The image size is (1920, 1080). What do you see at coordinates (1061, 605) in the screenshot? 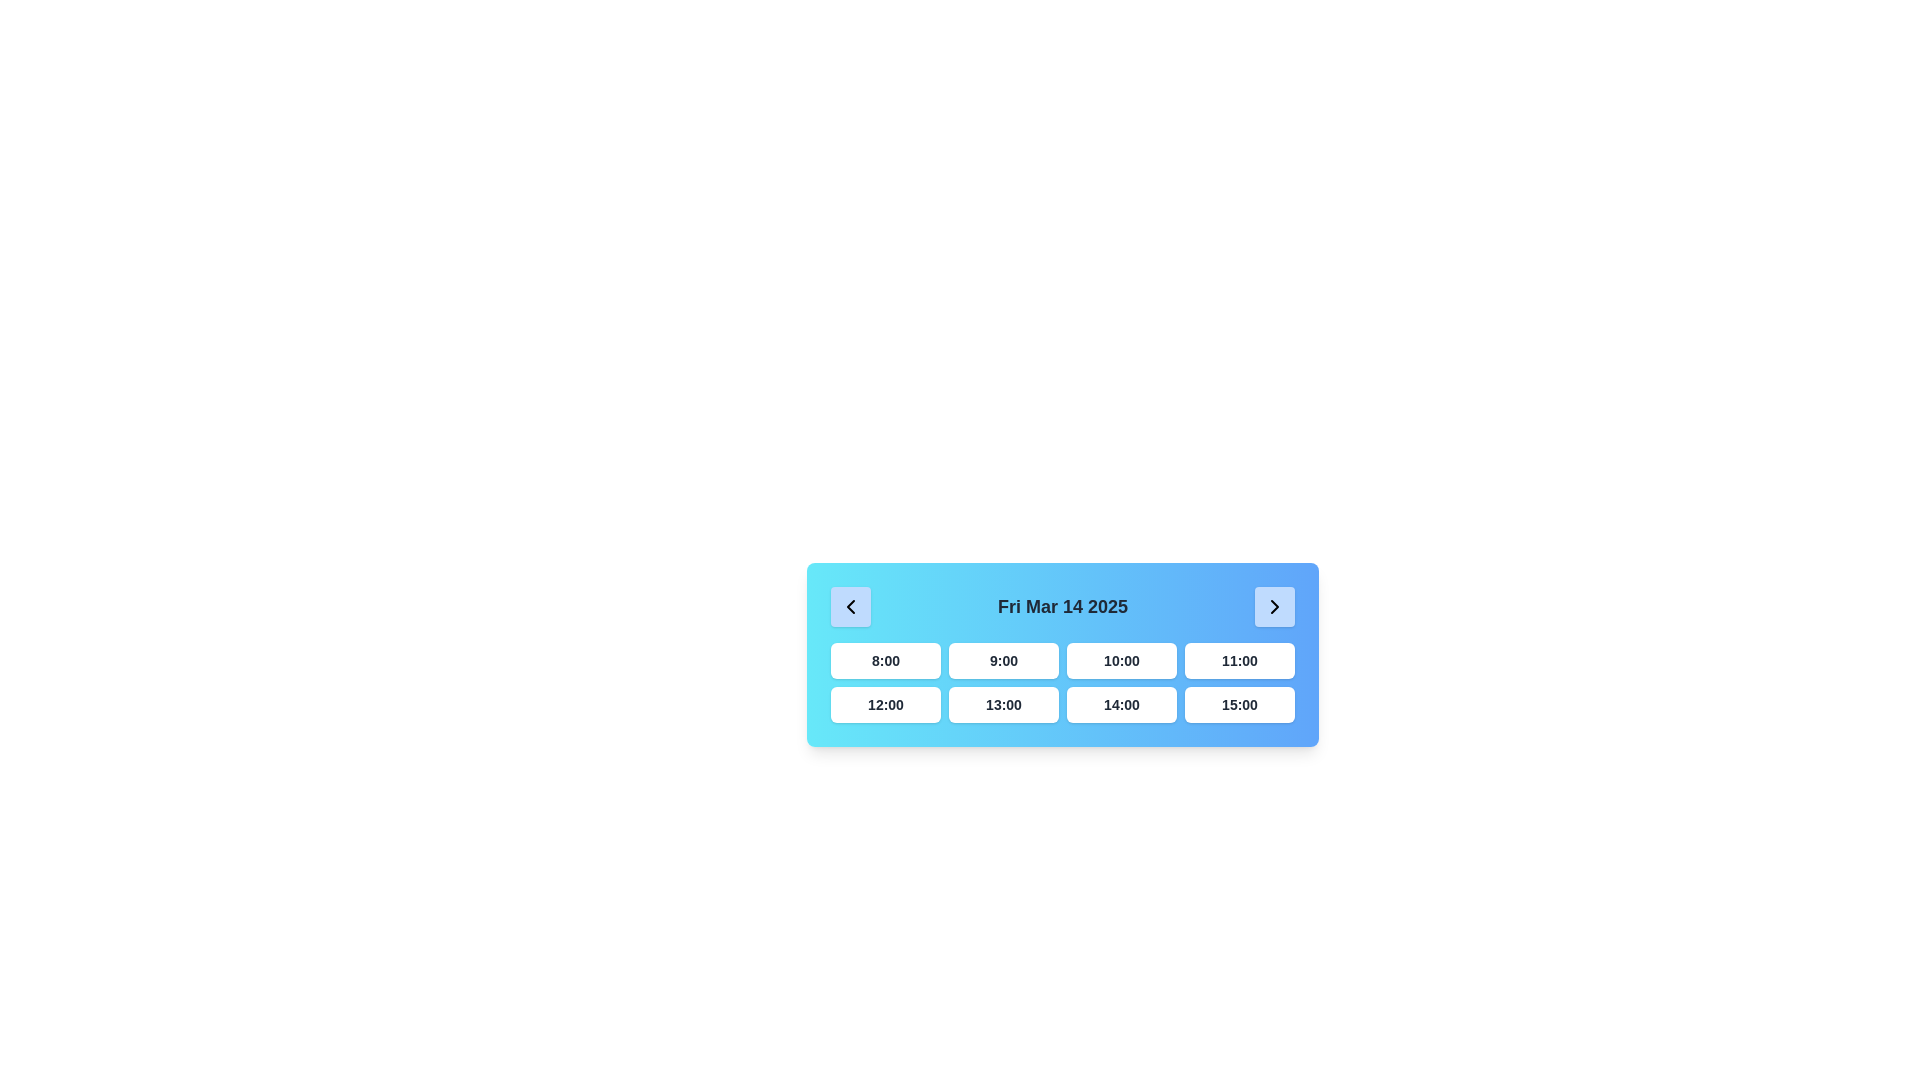
I see `the static text displaying the date 'Fri Mar 14 2025' which is centrally positioned between two arrow icons on a blue-gradient background` at bounding box center [1061, 605].